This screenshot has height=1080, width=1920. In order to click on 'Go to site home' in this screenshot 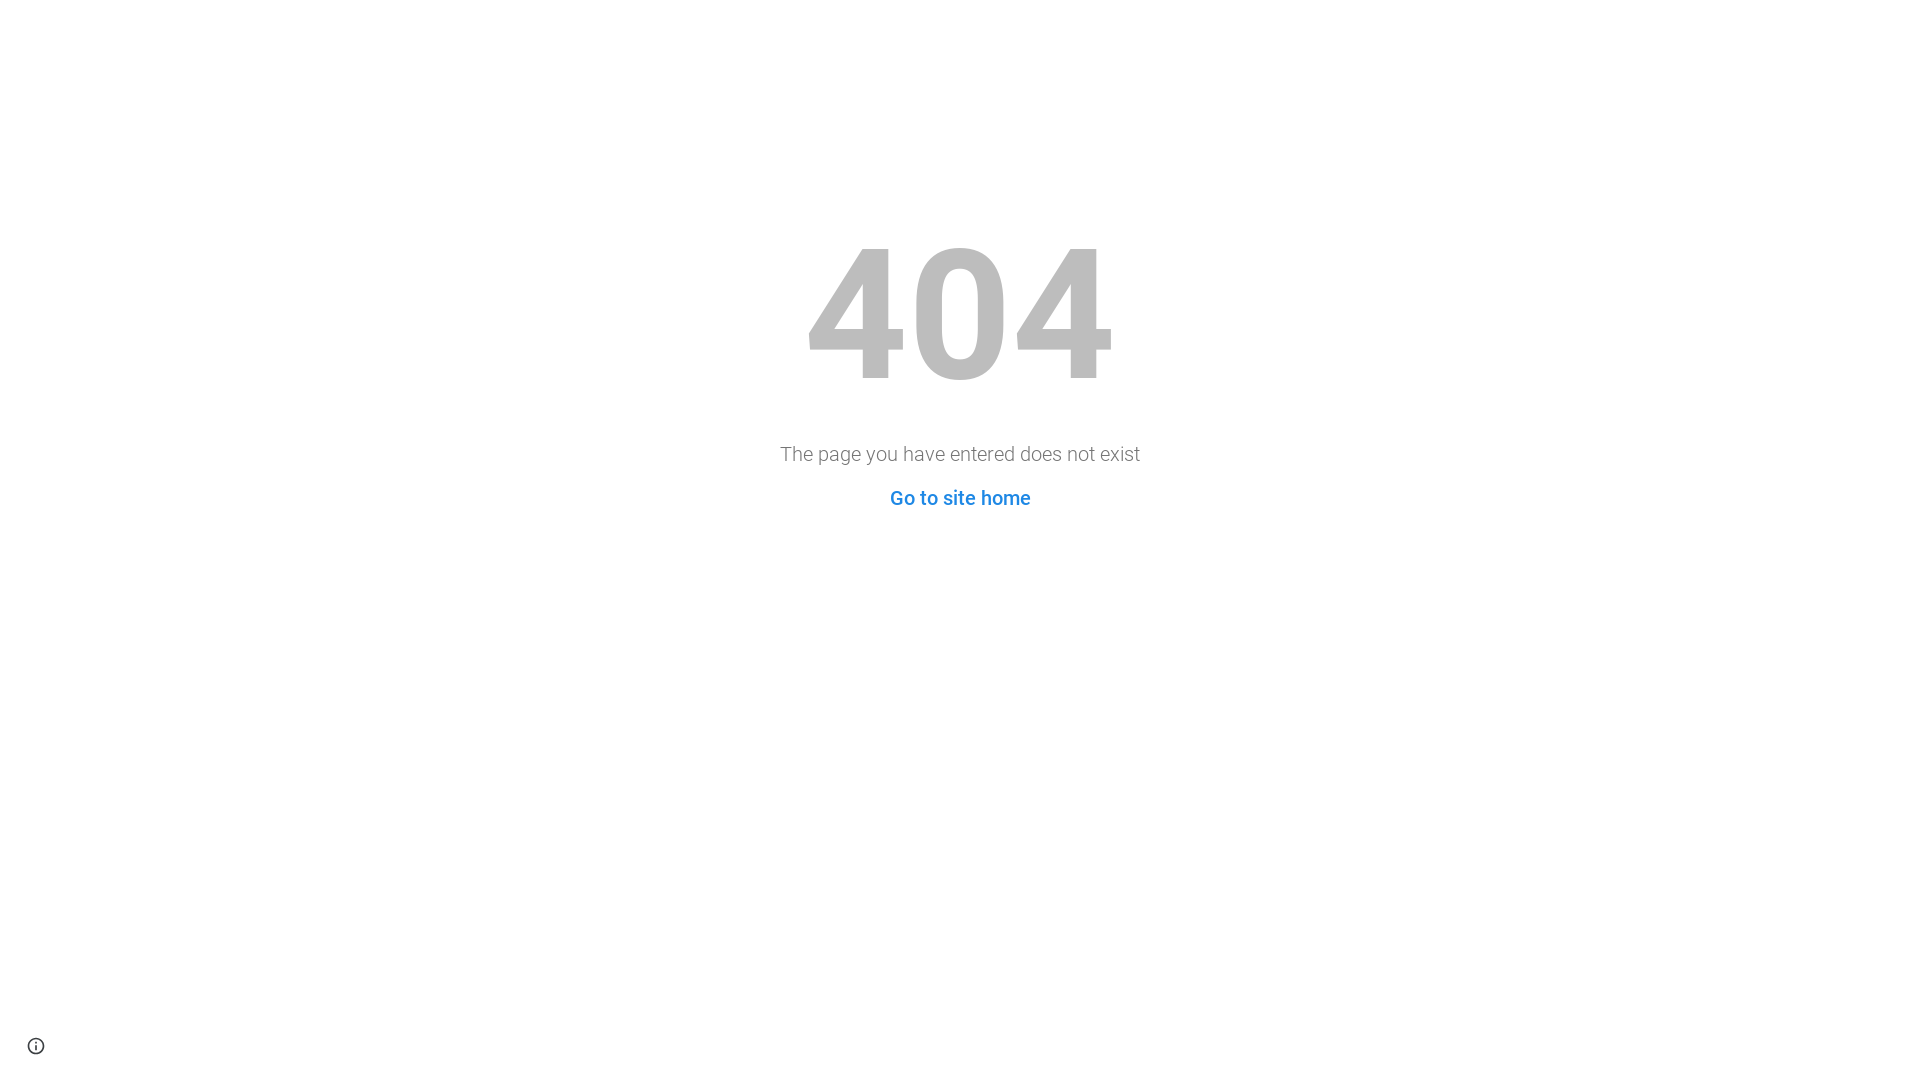, I will do `click(960, 496)`.